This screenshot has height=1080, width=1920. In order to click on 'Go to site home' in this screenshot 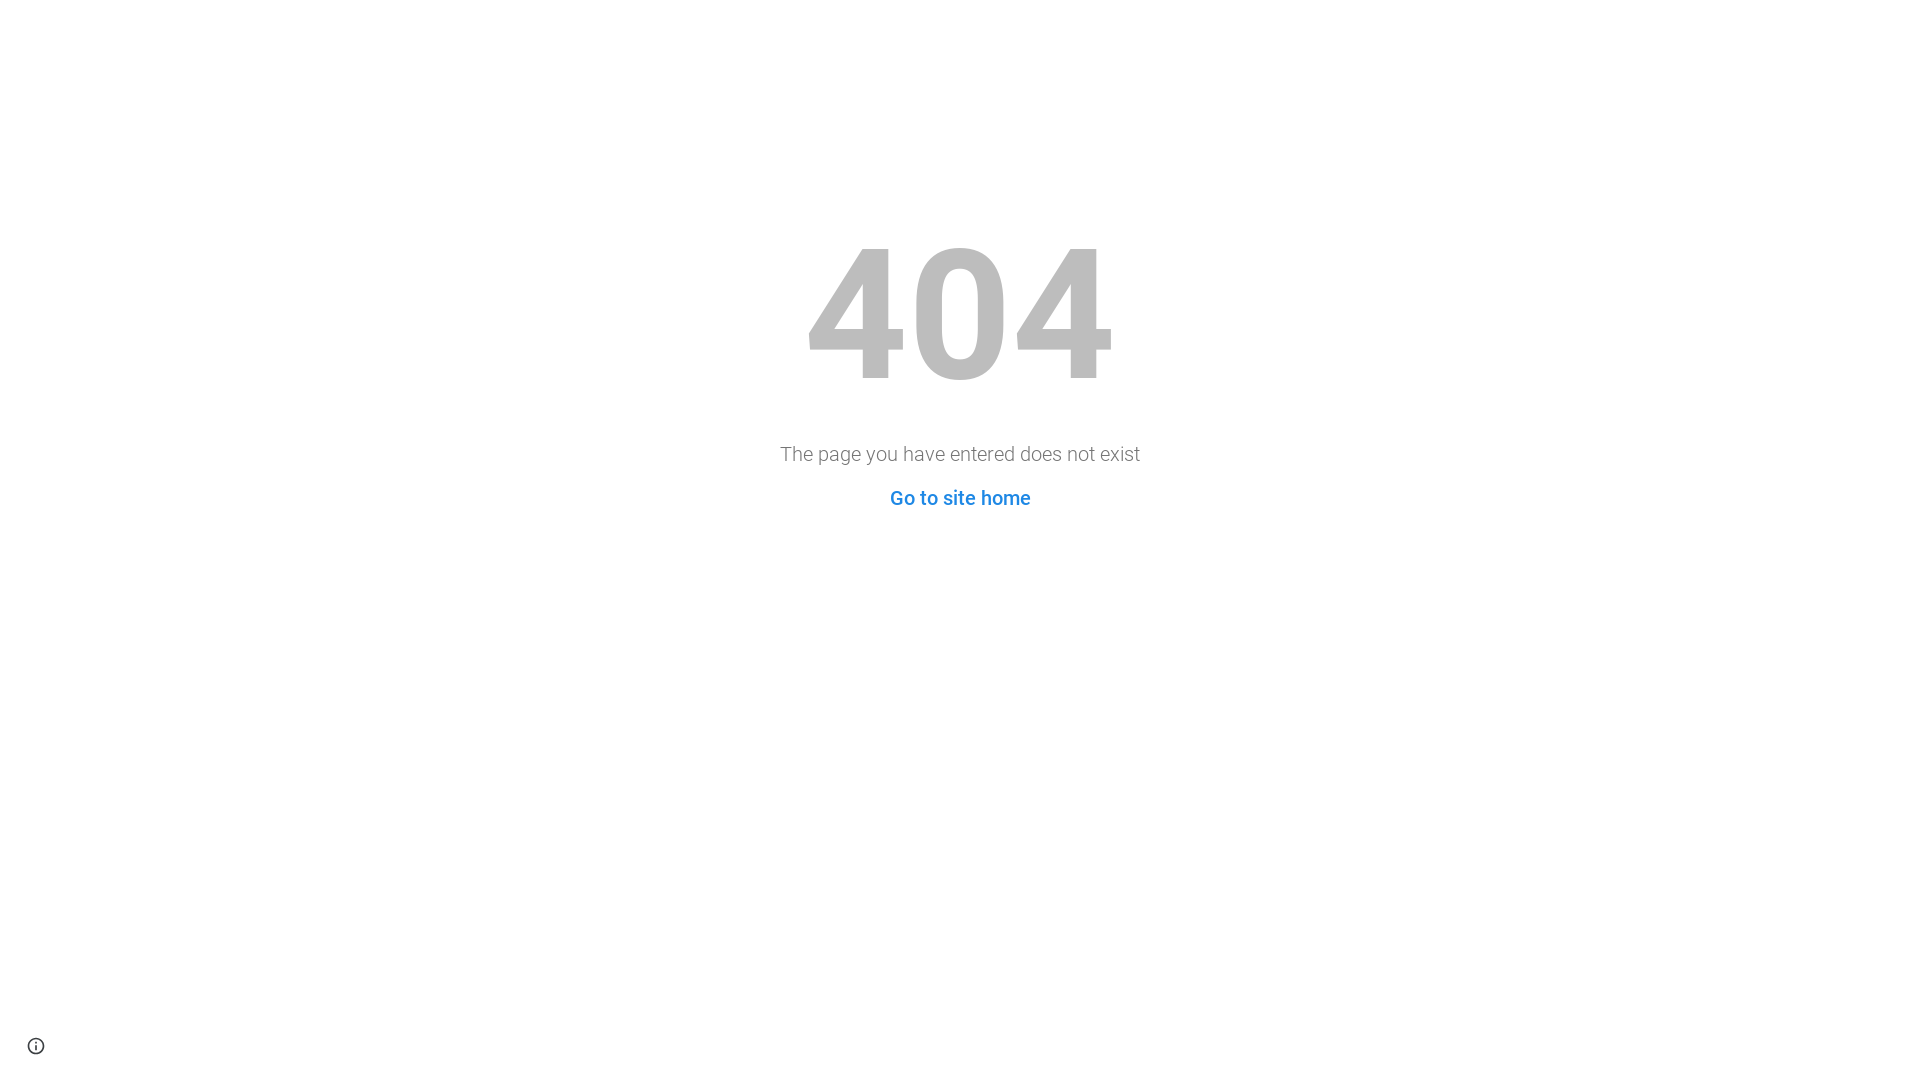, I will do `click(960, 496)`.